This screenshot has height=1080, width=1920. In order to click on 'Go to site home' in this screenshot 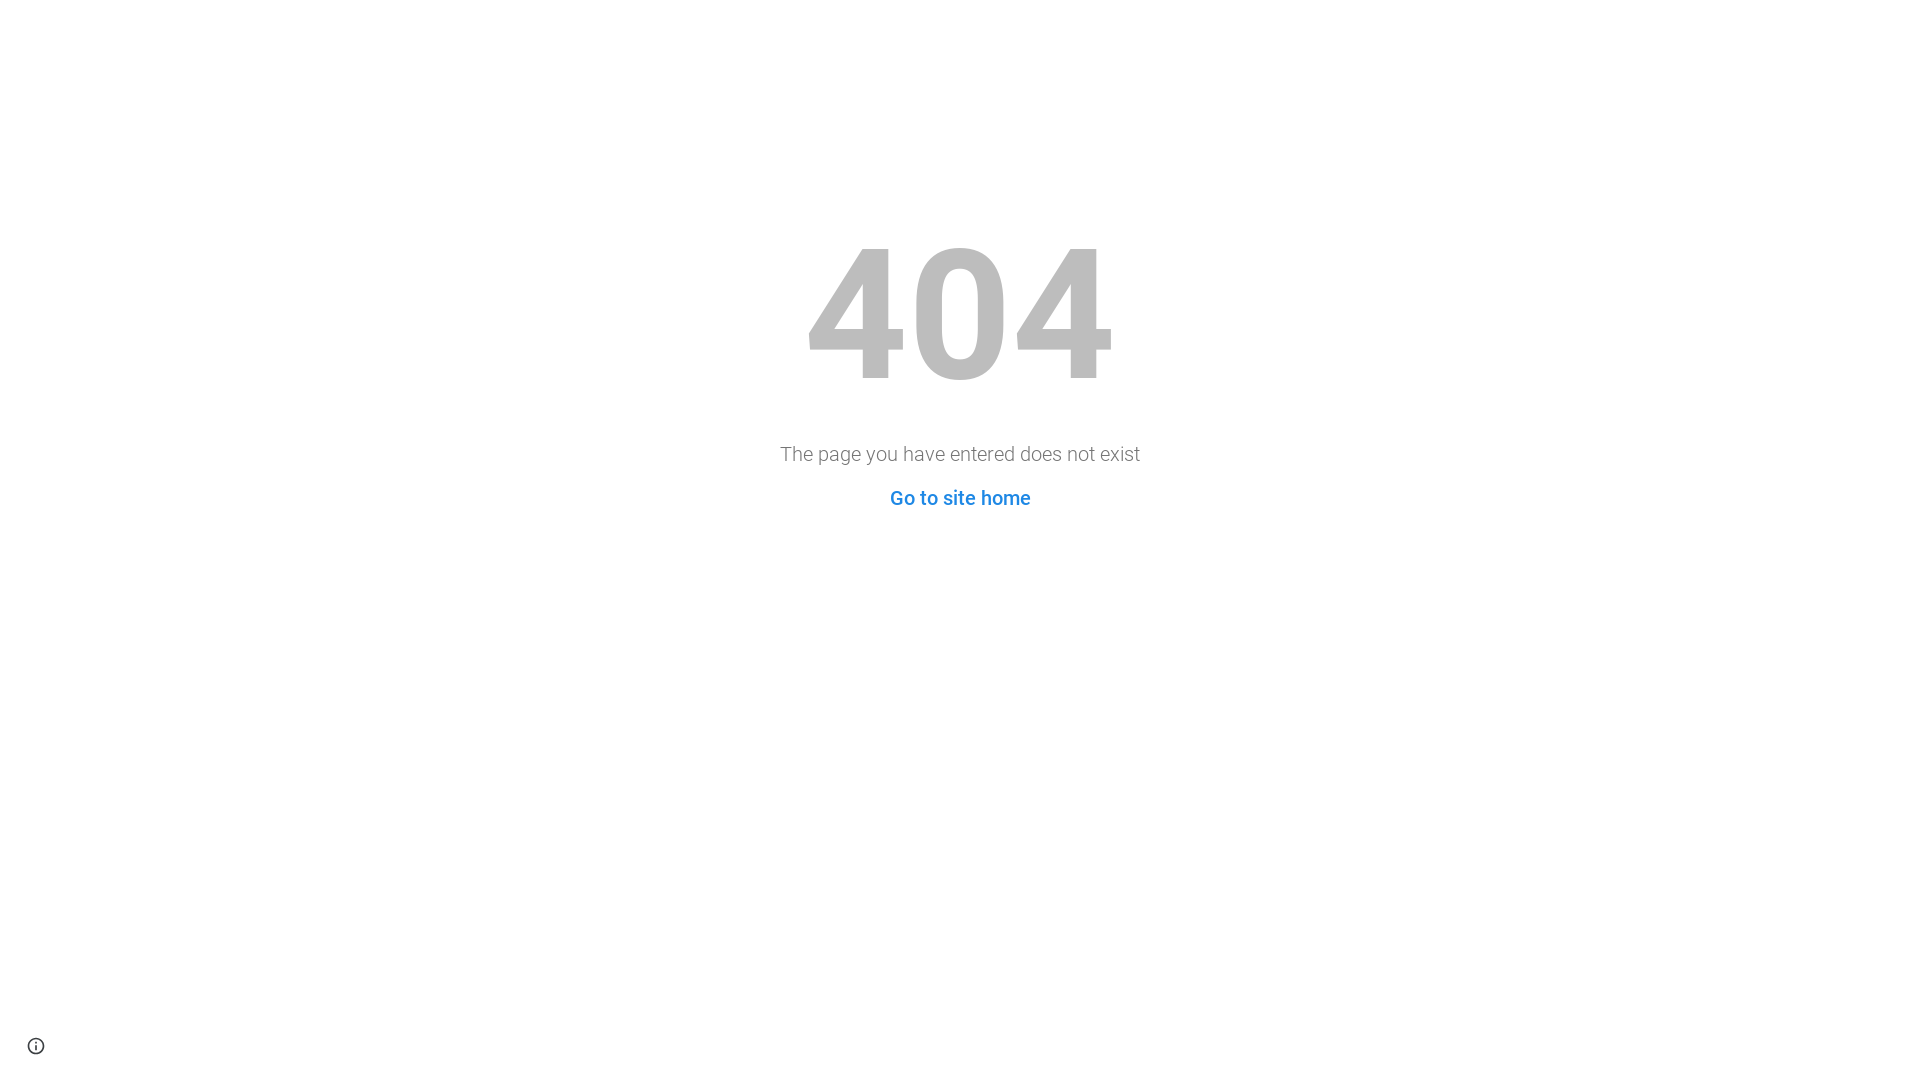, I will do `click(960, 496)`.